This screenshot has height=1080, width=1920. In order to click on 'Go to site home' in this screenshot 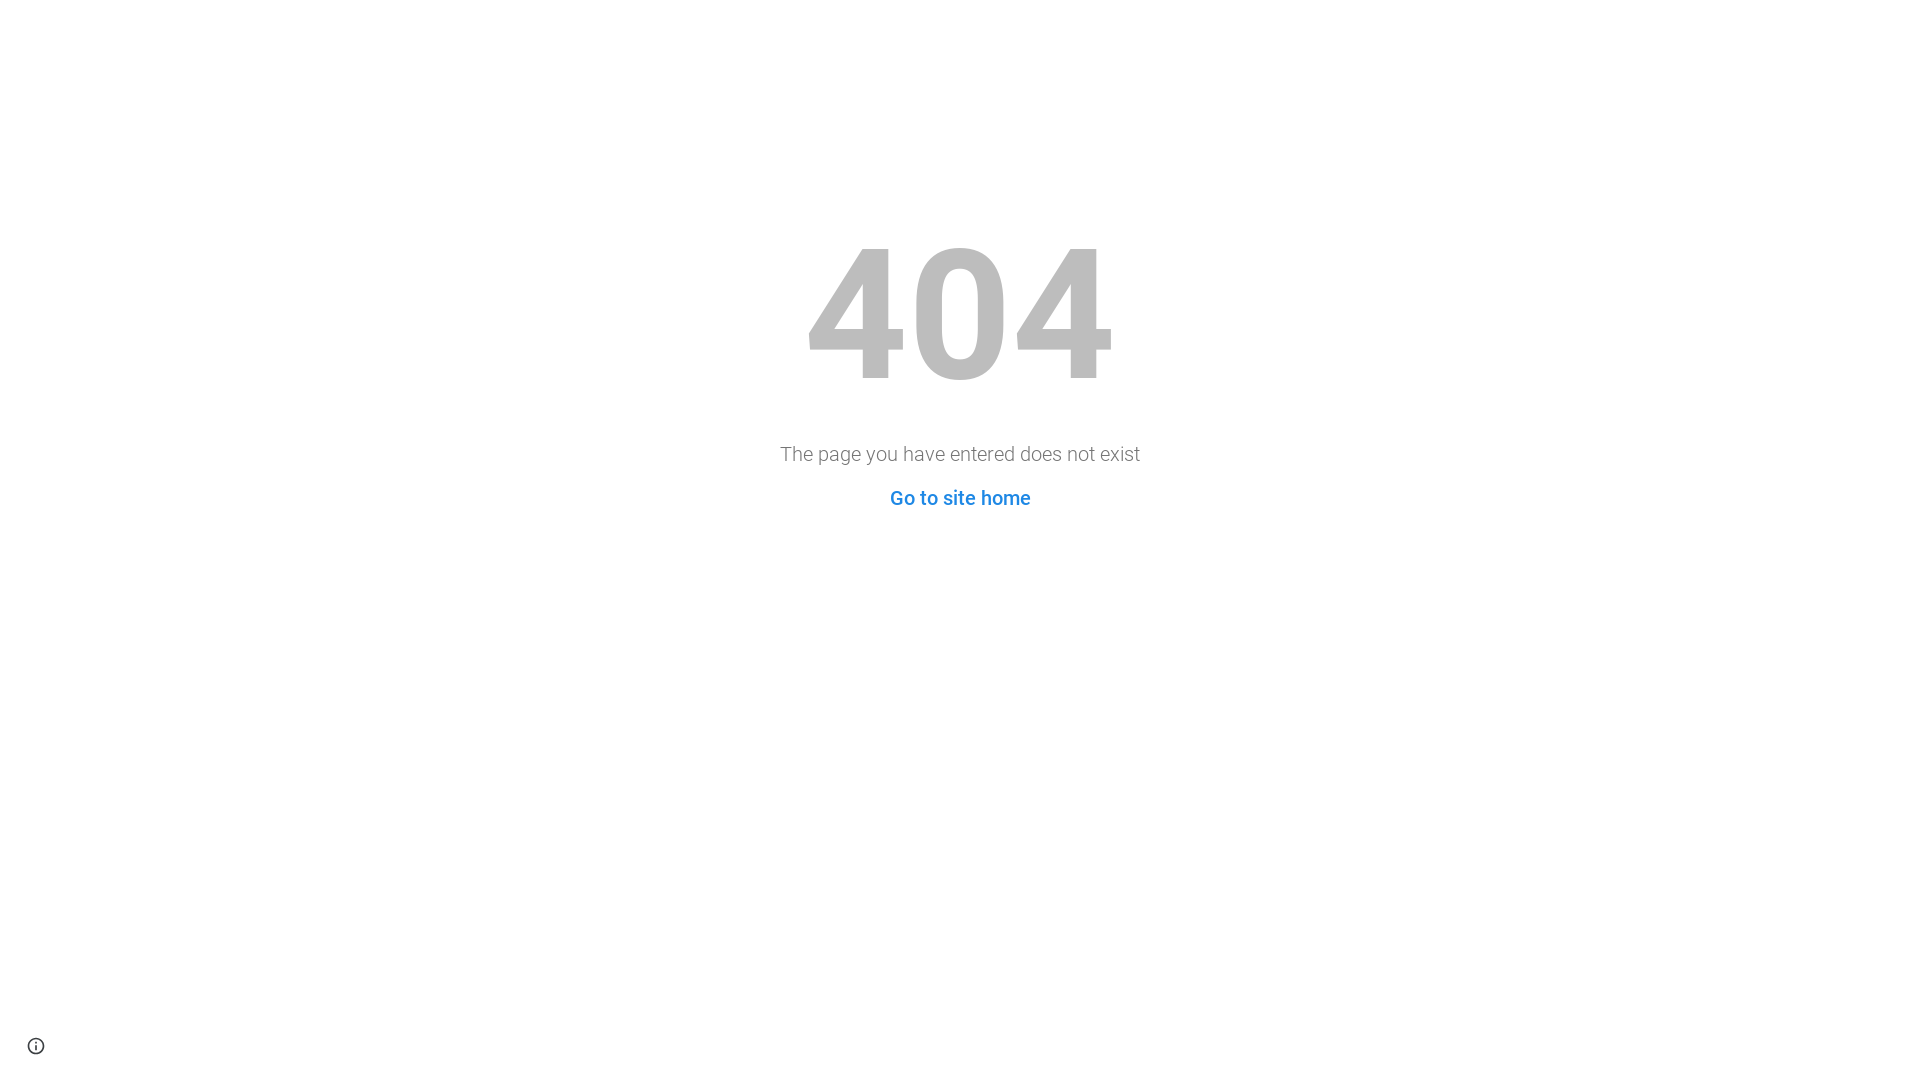, I will do `click(960, 496)`.